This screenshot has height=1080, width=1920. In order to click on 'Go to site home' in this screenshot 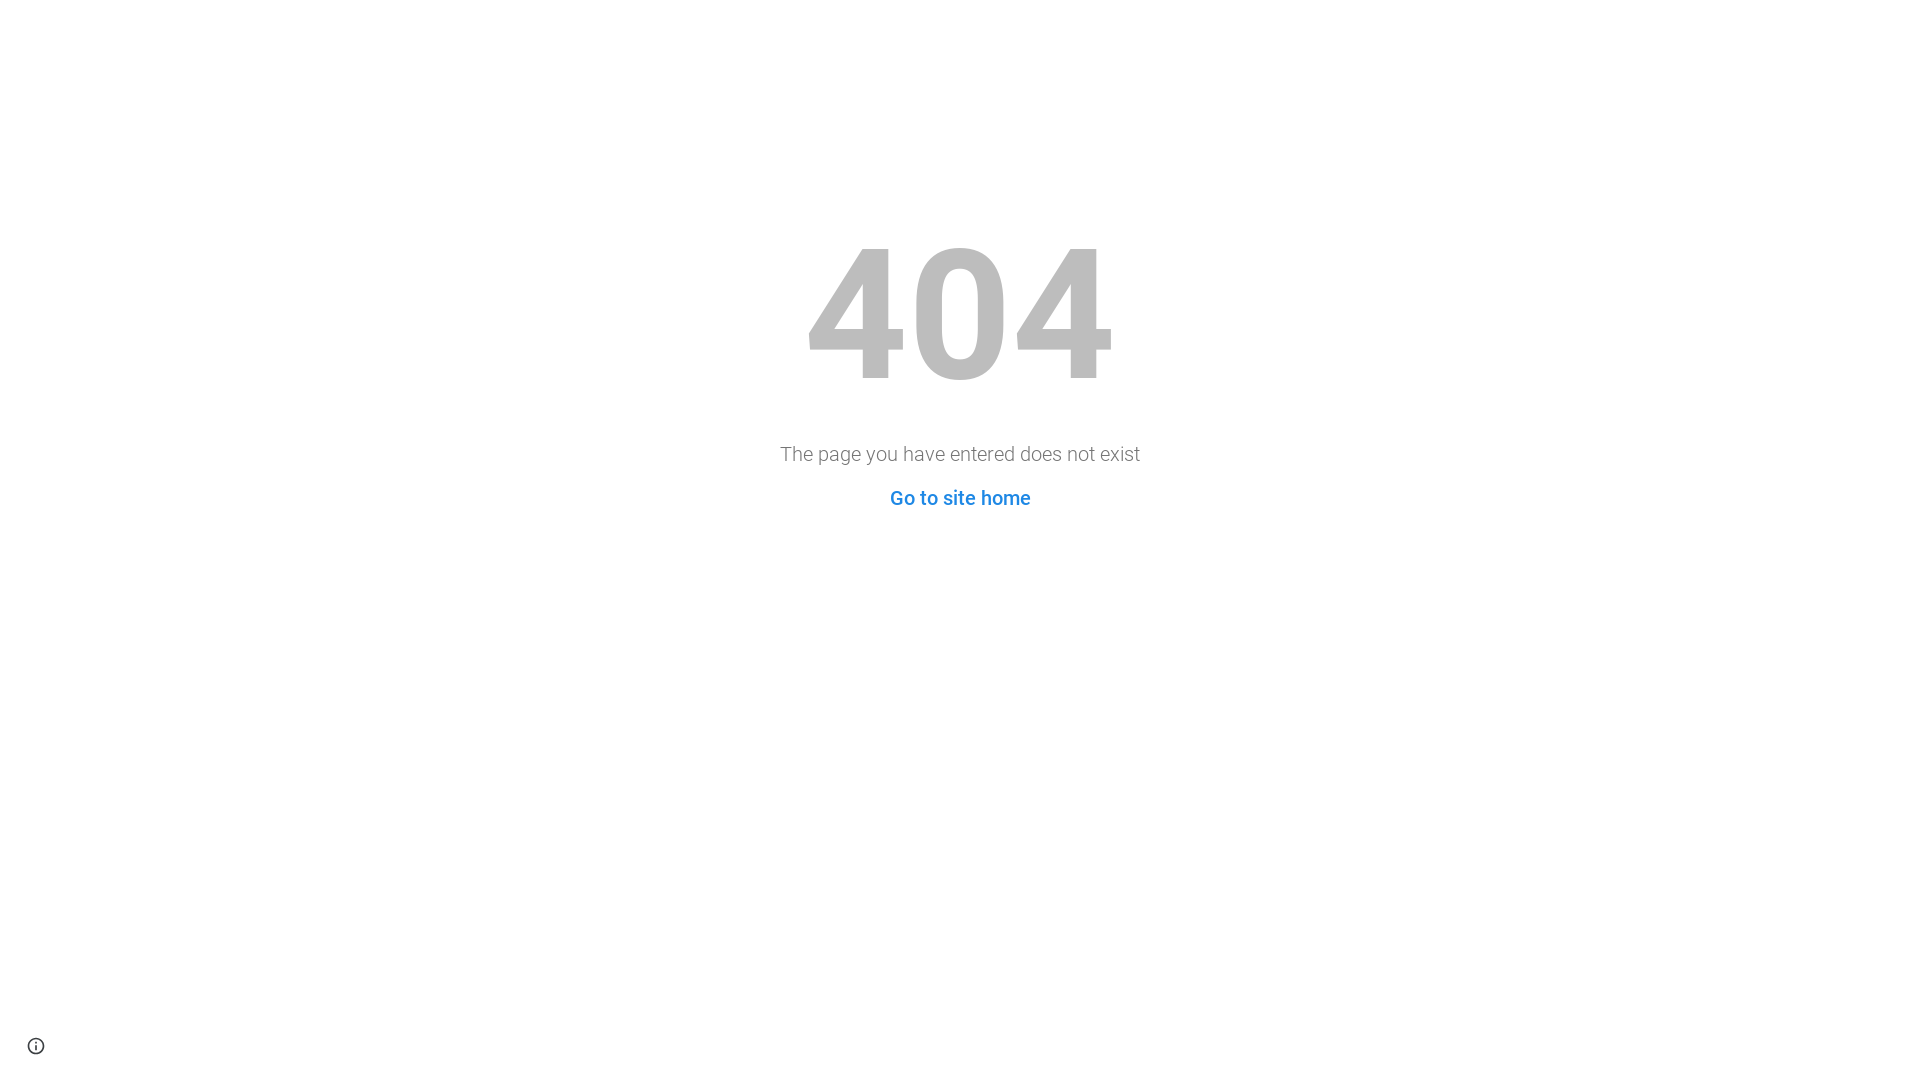, I will do `click(960, 496)`.